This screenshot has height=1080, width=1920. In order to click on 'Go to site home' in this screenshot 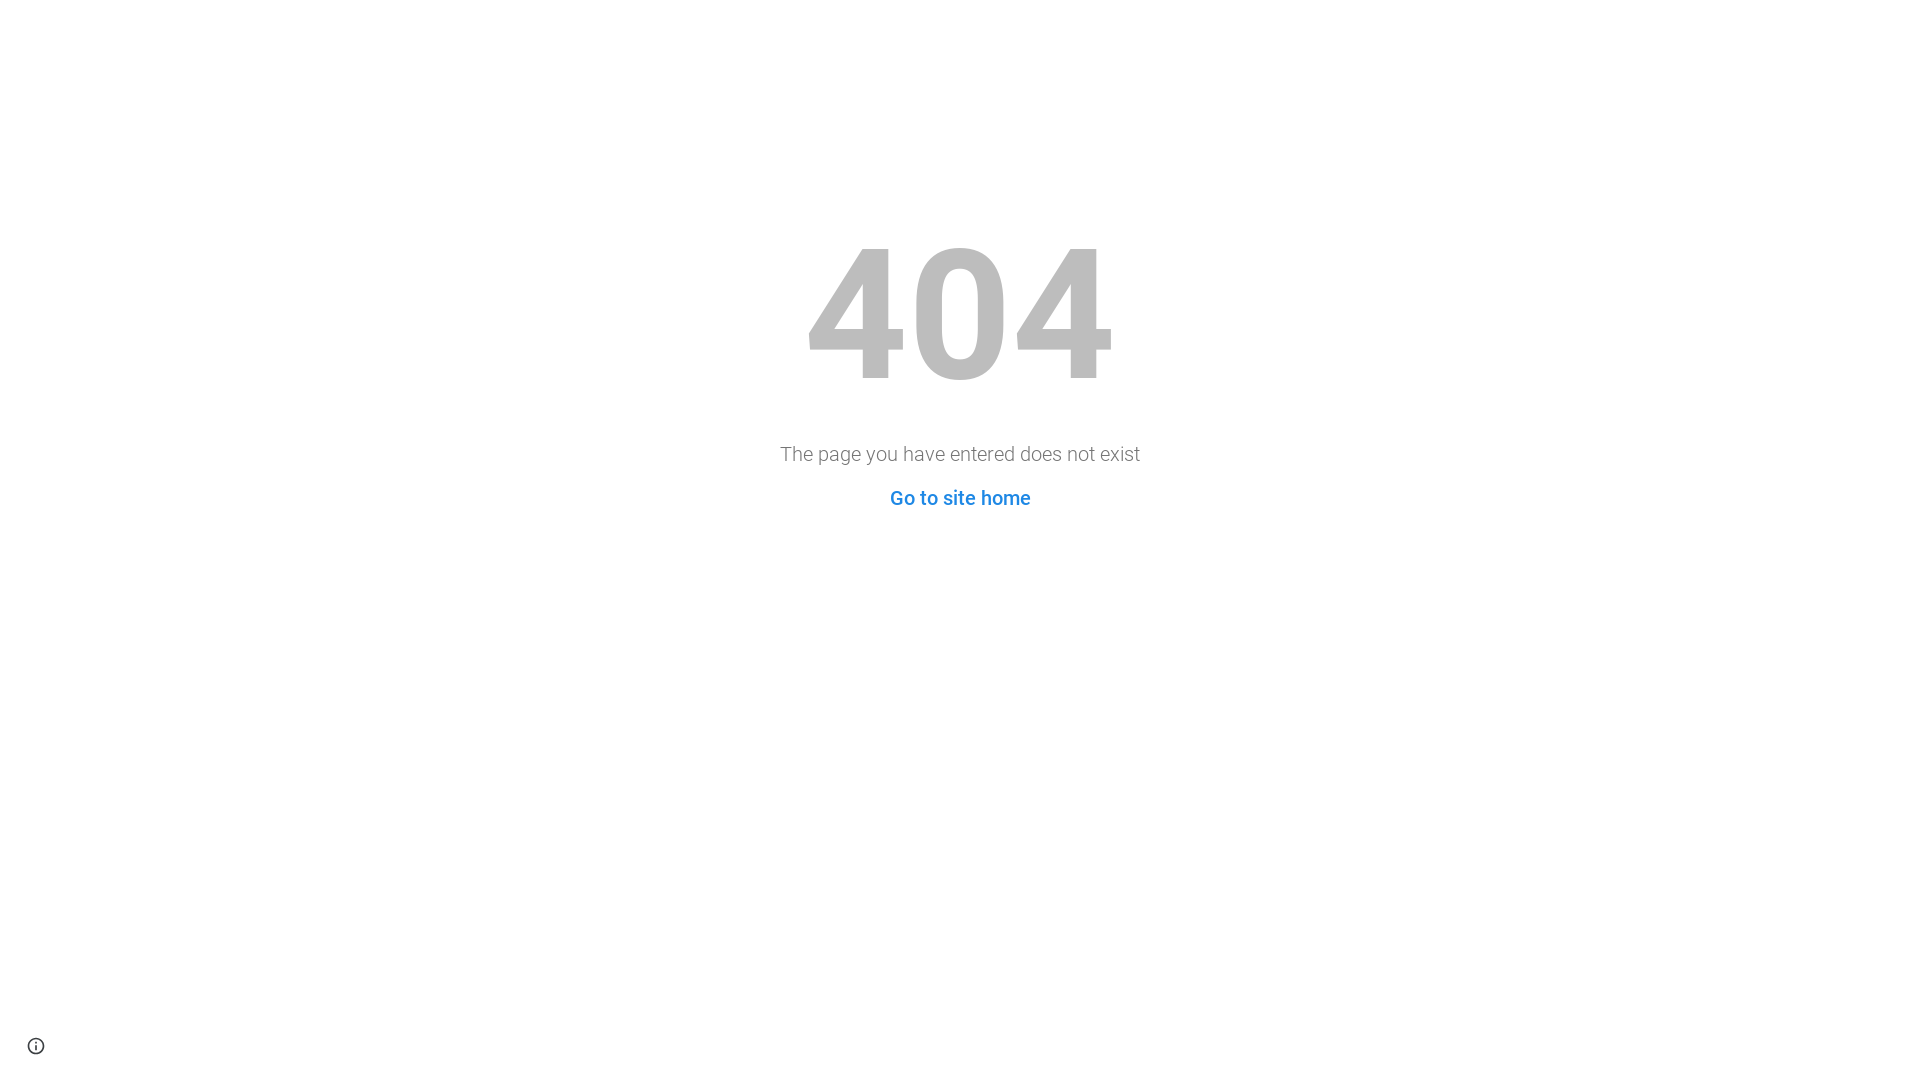, I will do `click(960, 496)`.